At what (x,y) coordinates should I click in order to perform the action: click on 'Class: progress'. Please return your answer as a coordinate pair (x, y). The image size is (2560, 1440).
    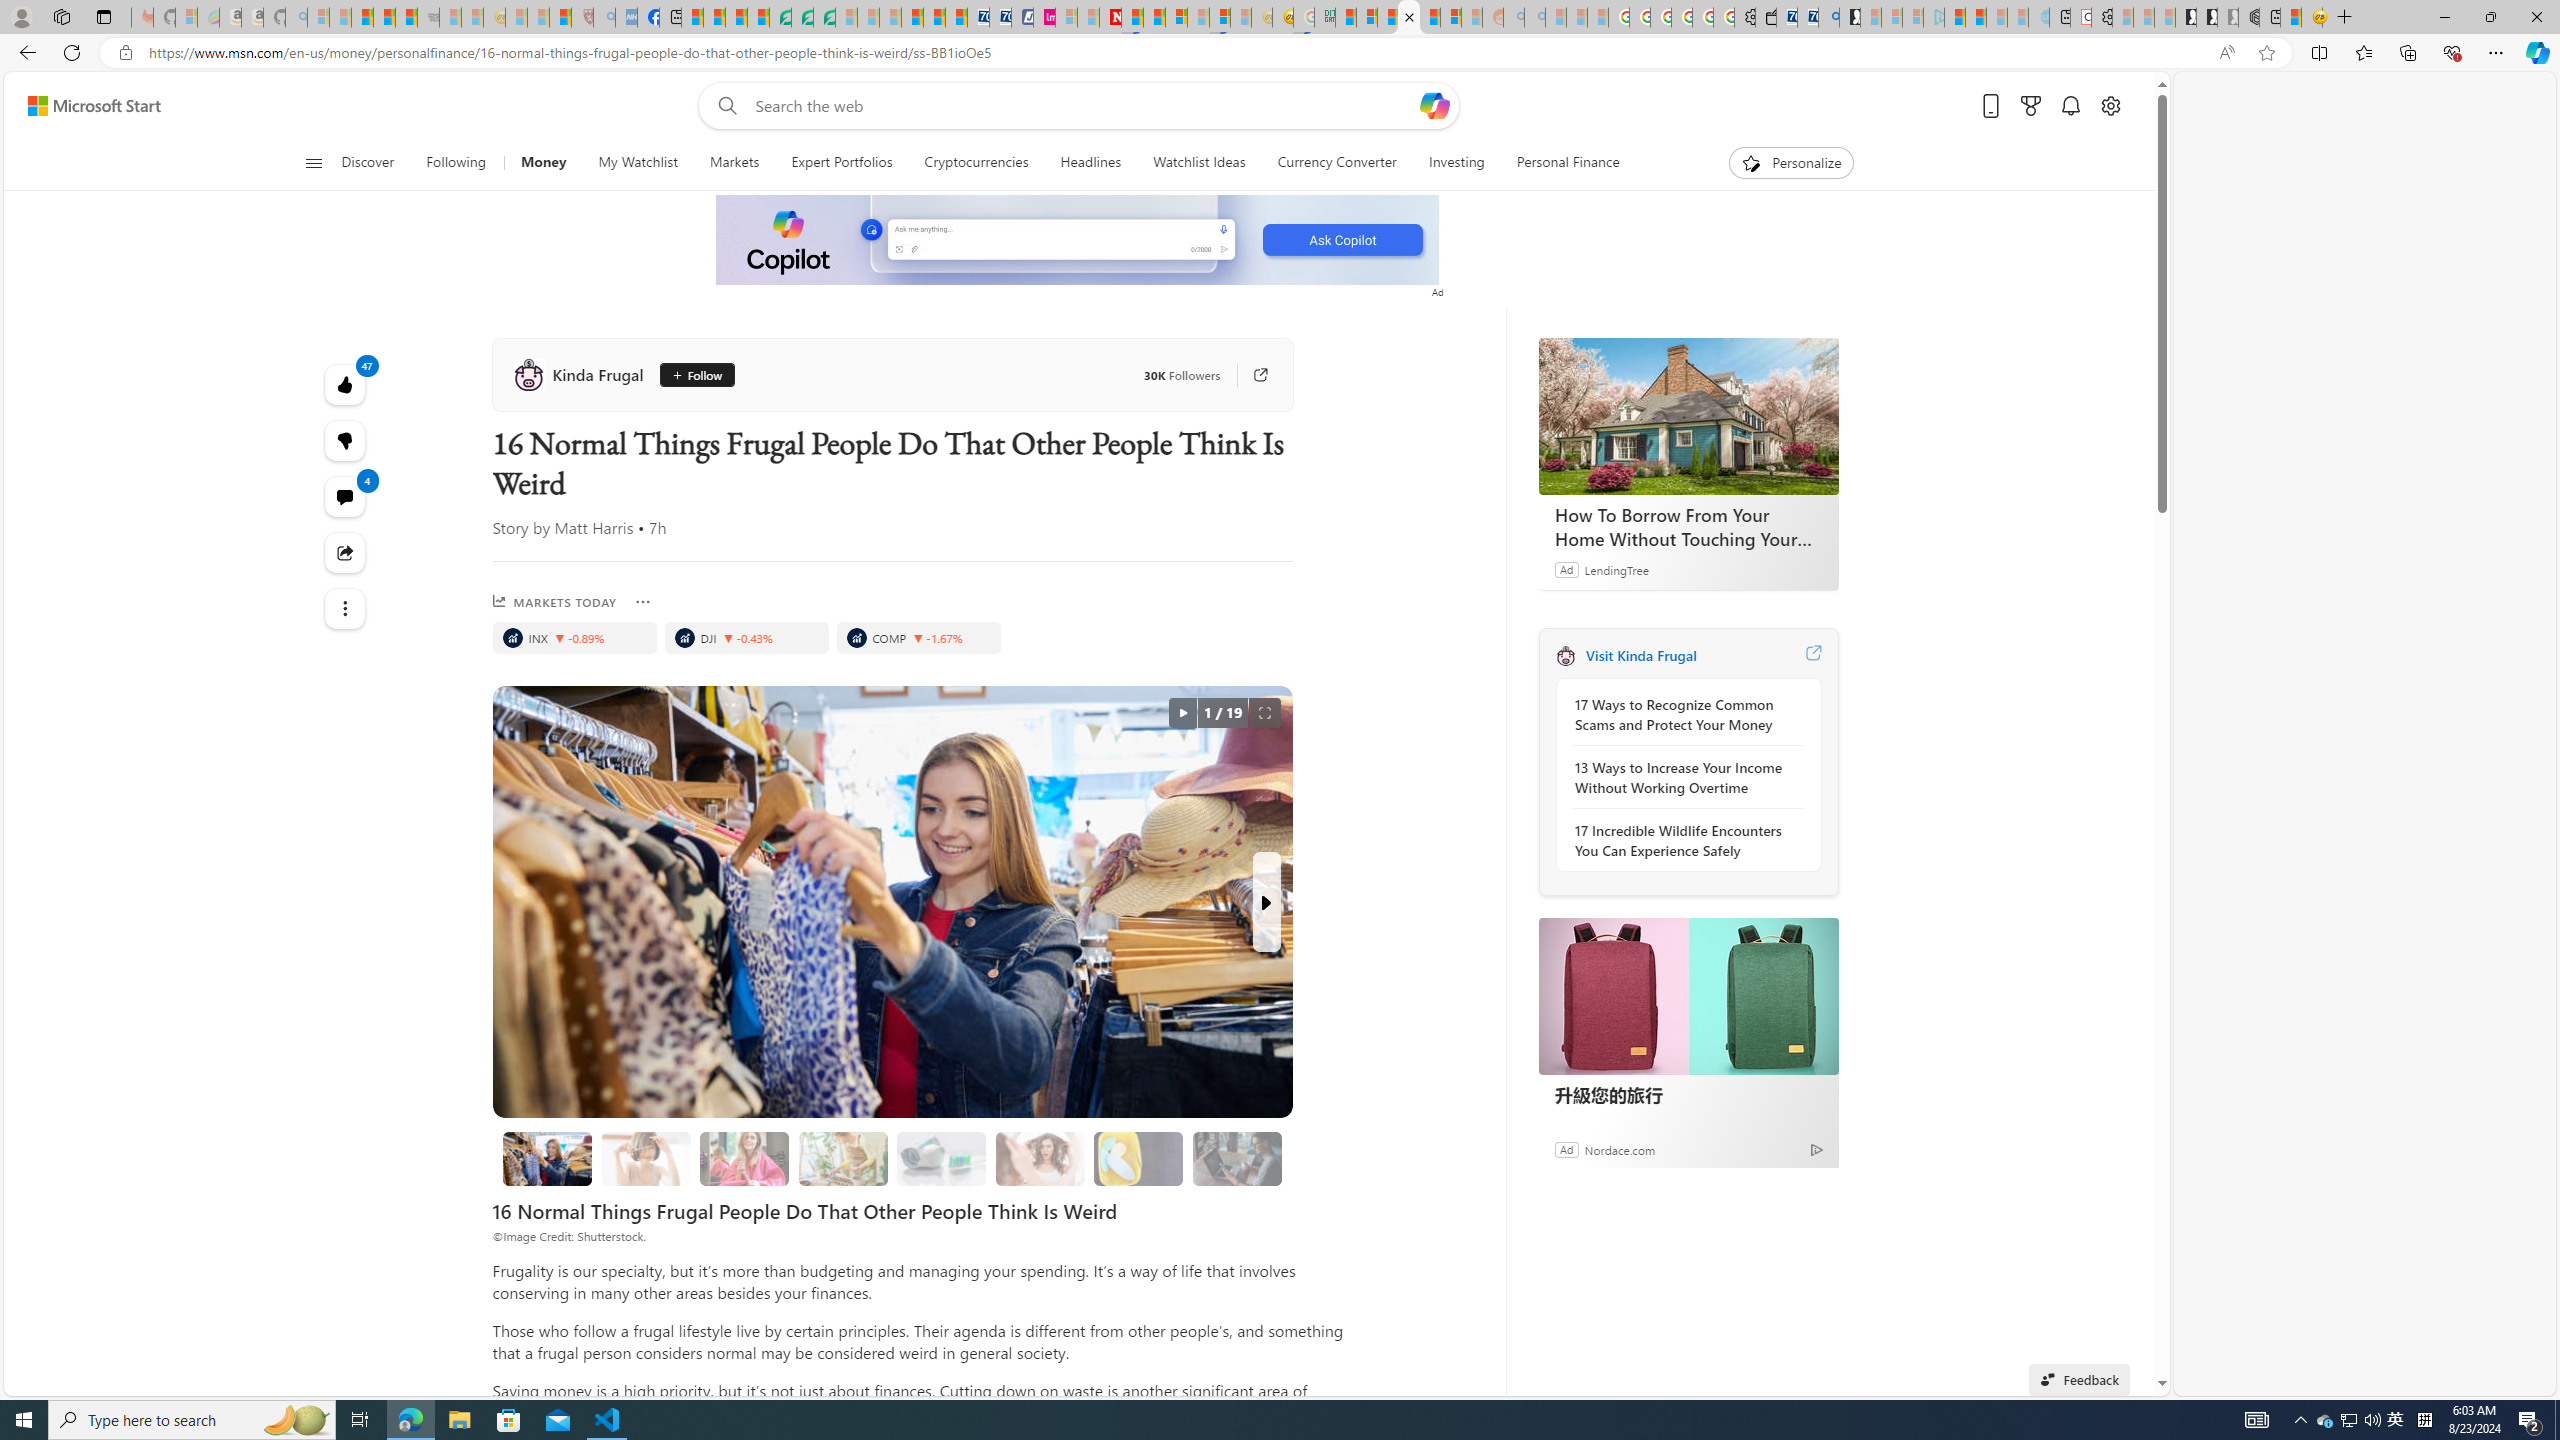
    Looking at the image, I should click on (1236, 1154).